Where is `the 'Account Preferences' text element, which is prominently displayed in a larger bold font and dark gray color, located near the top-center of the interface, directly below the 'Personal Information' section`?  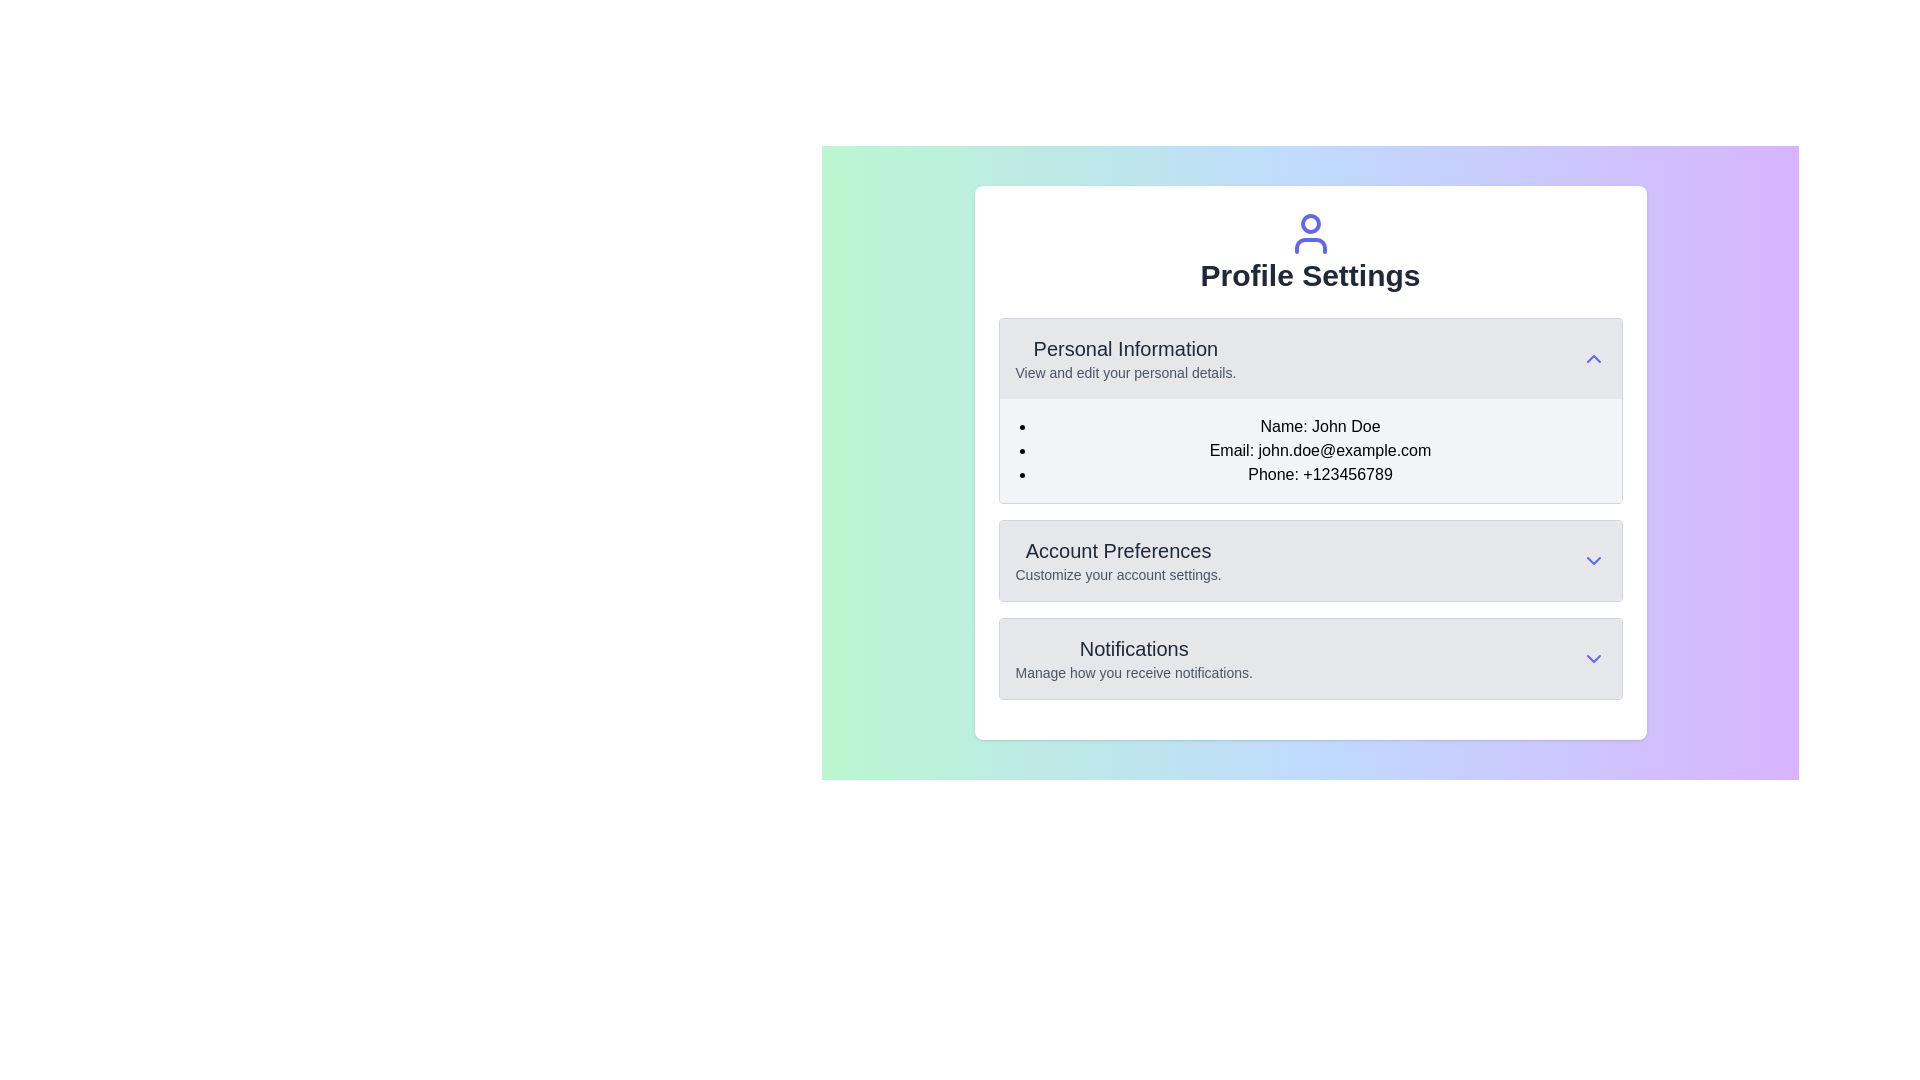 the 'Account Preferences' text element, which is prominently displayed in a larger bold font and dark gray color, located near the top-center of the interface, directly below the 'Personal Information' section is located at coordinates (1117, 551).